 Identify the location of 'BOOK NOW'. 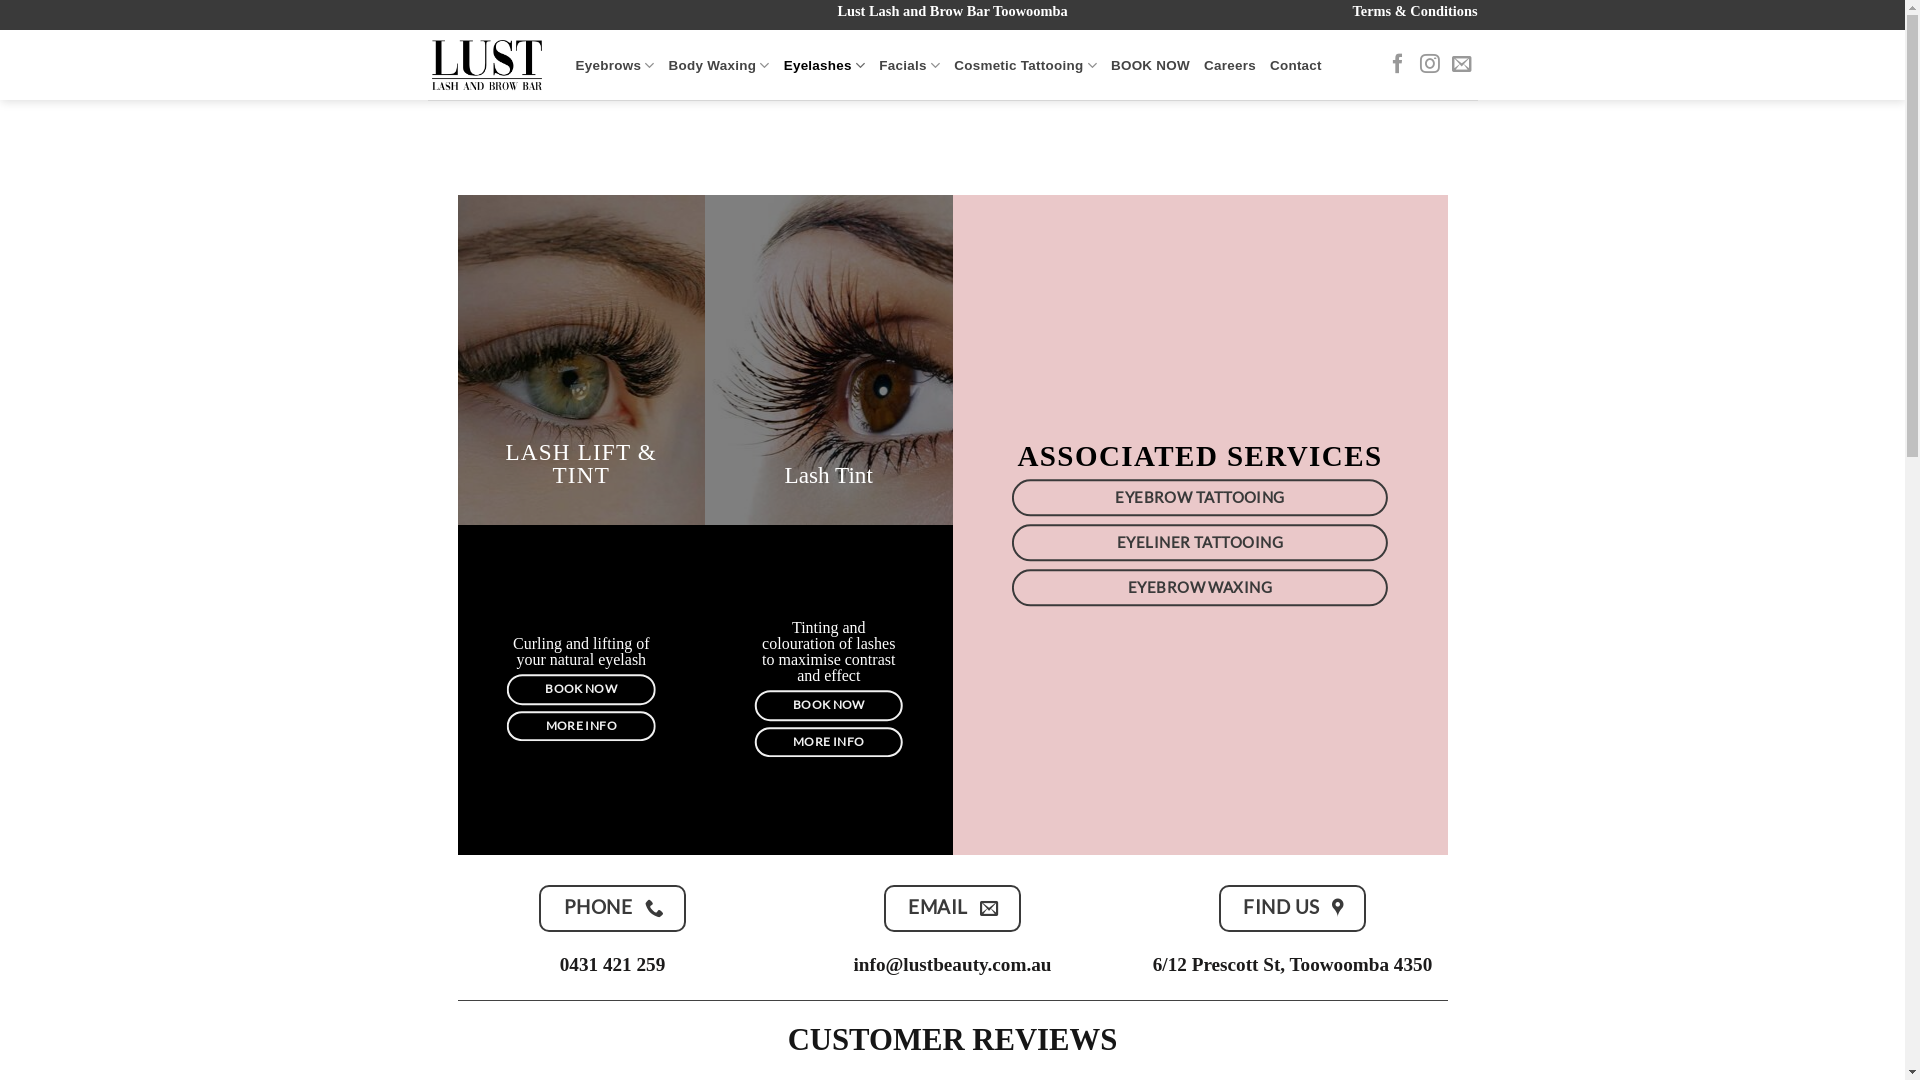
(828, 704).